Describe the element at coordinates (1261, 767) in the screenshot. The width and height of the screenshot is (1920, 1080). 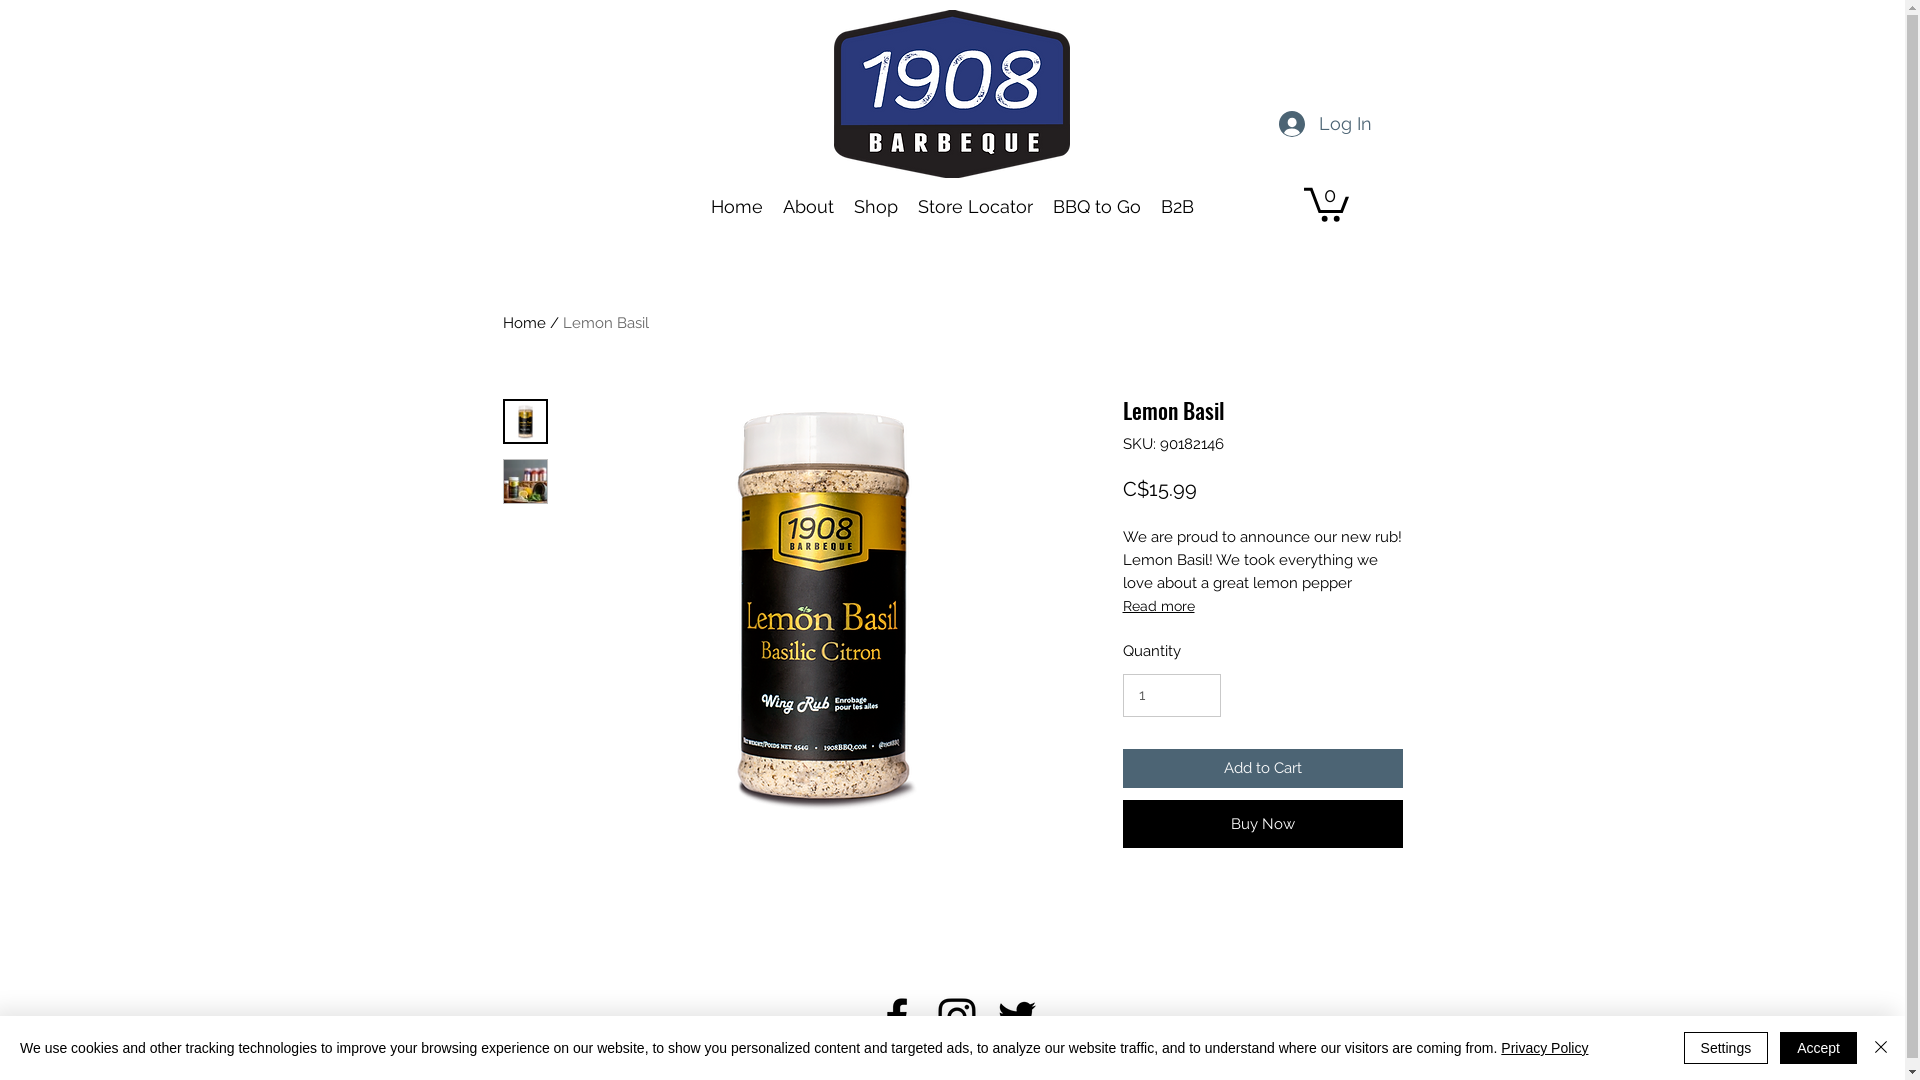
I see `'Add to Cart'` at that location.